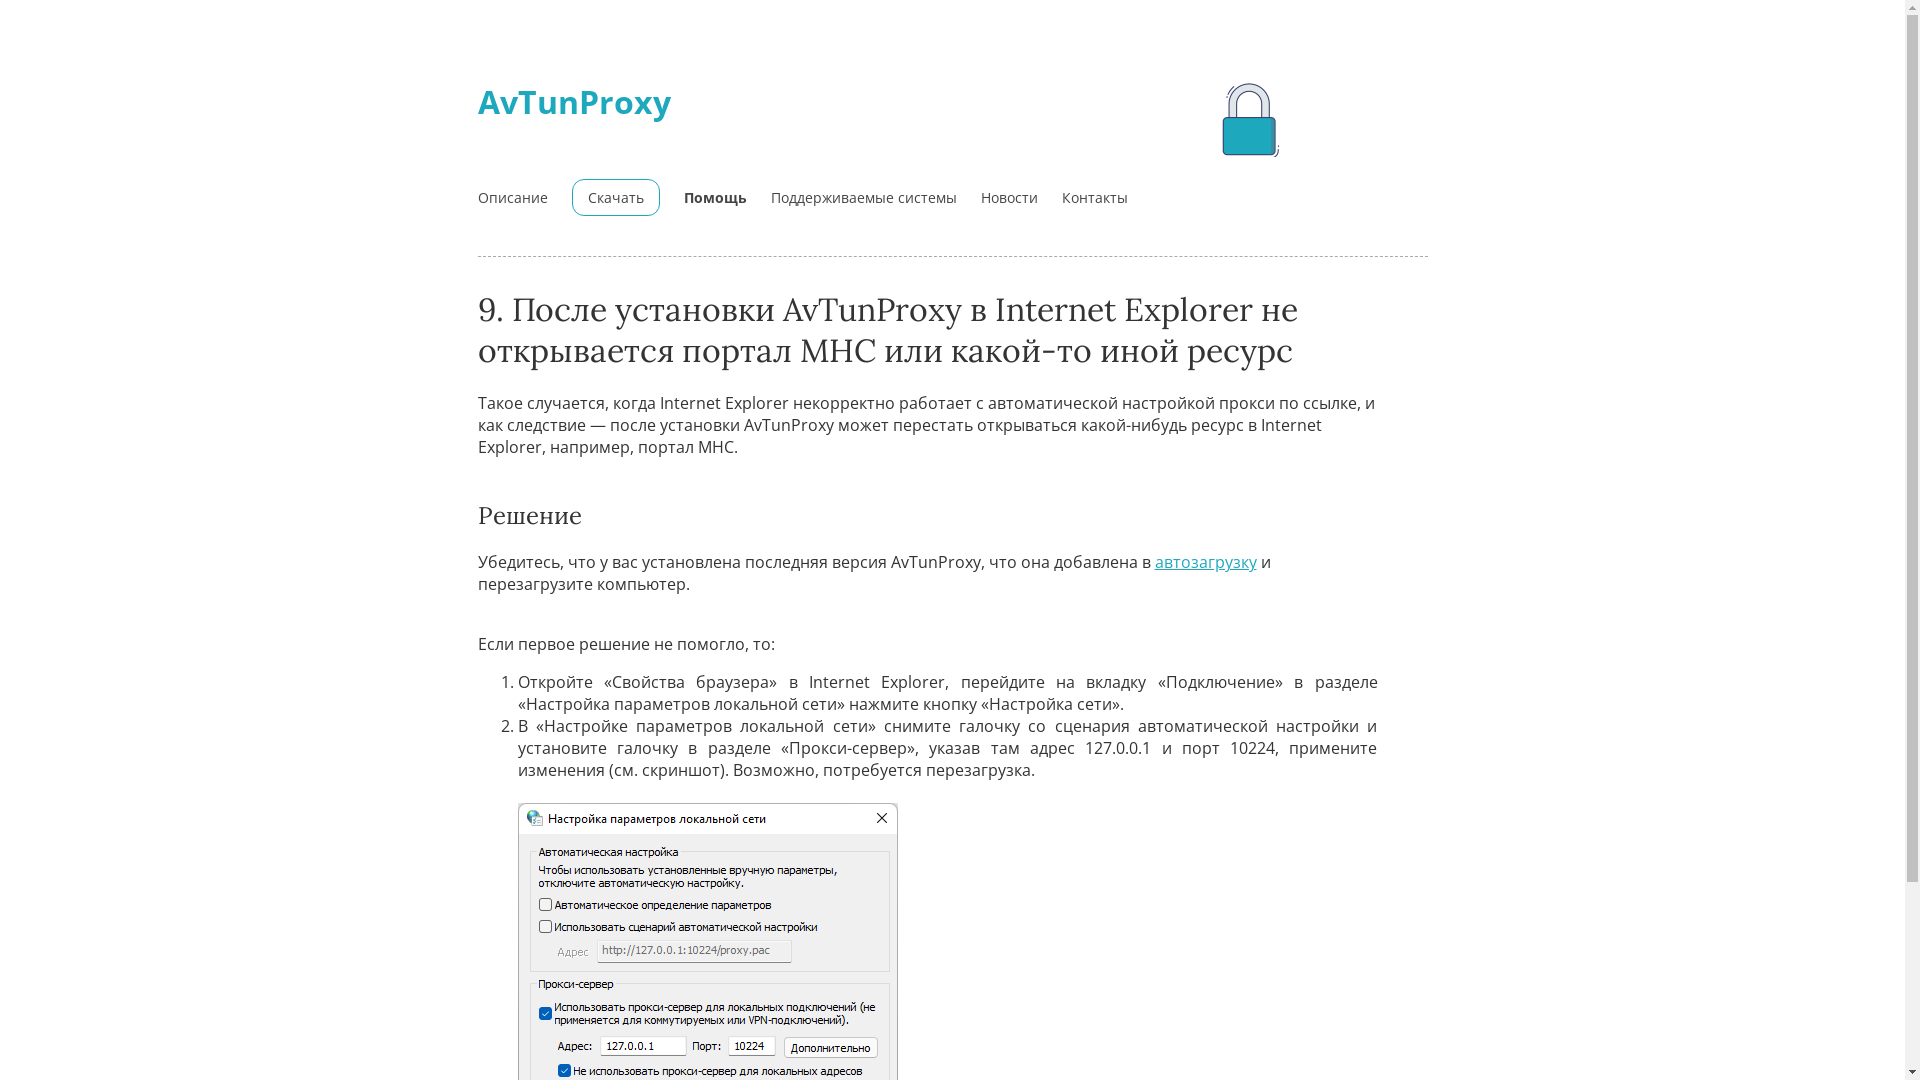  What do you see at coordinates (477, 101) in the screenshot?
I see `'AvTunProxy'` at bounding box center [477, 101].